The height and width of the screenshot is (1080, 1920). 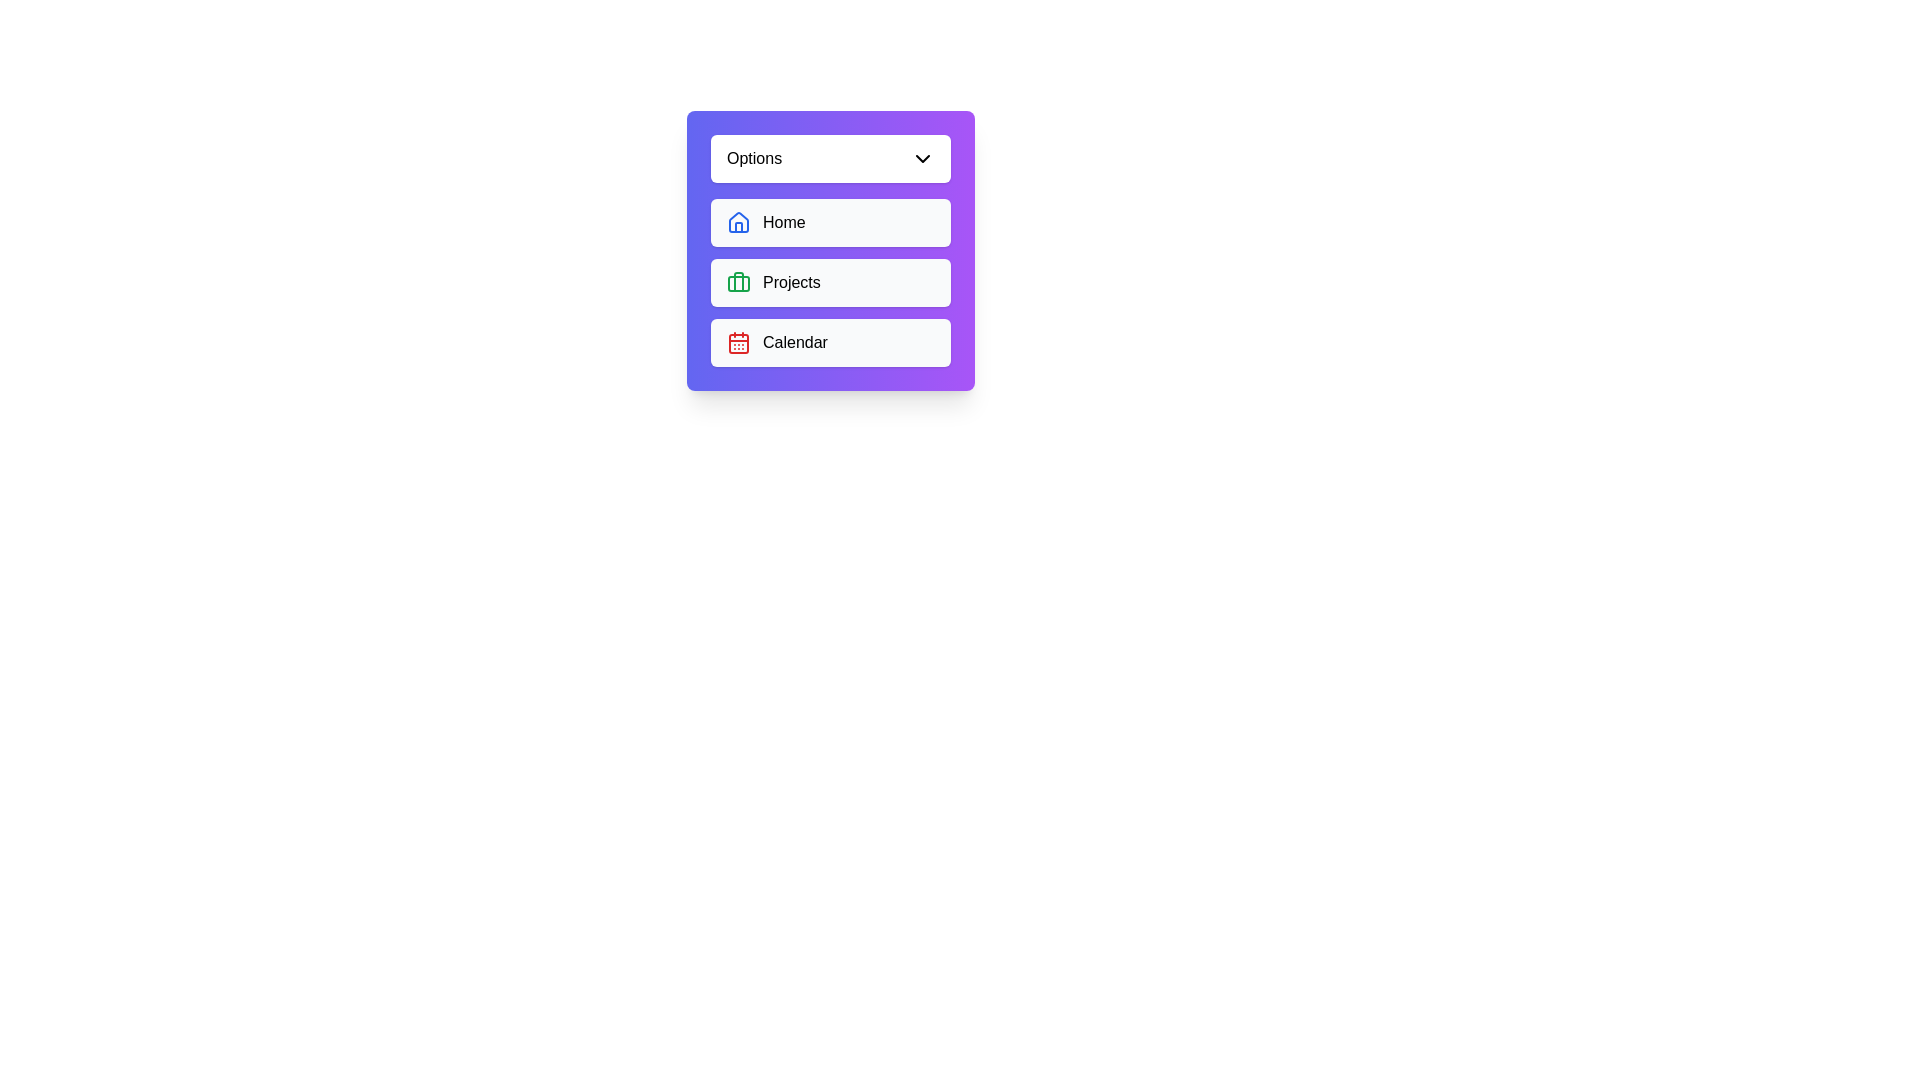 I want to click on the 'Calendar' option in the sidebar menu, so click(x=830, y=342).